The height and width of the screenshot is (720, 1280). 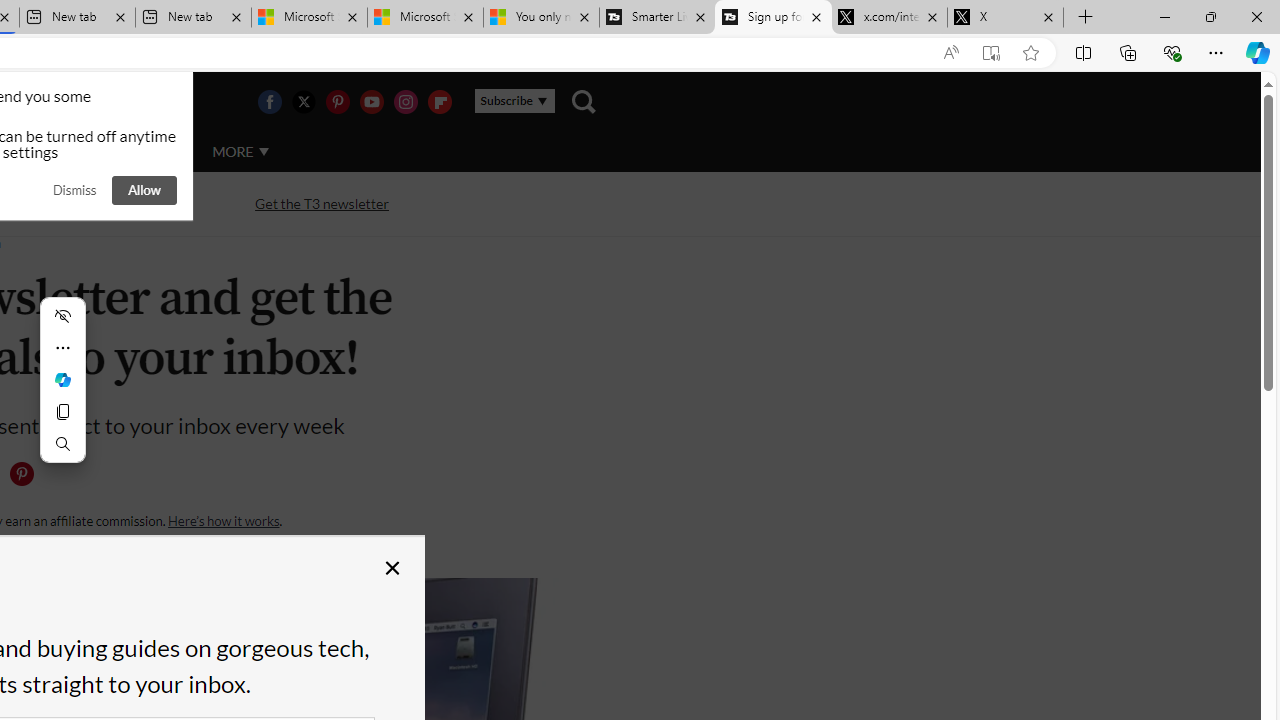 I want to click on 'Collections', so click(x=1128, y=51).